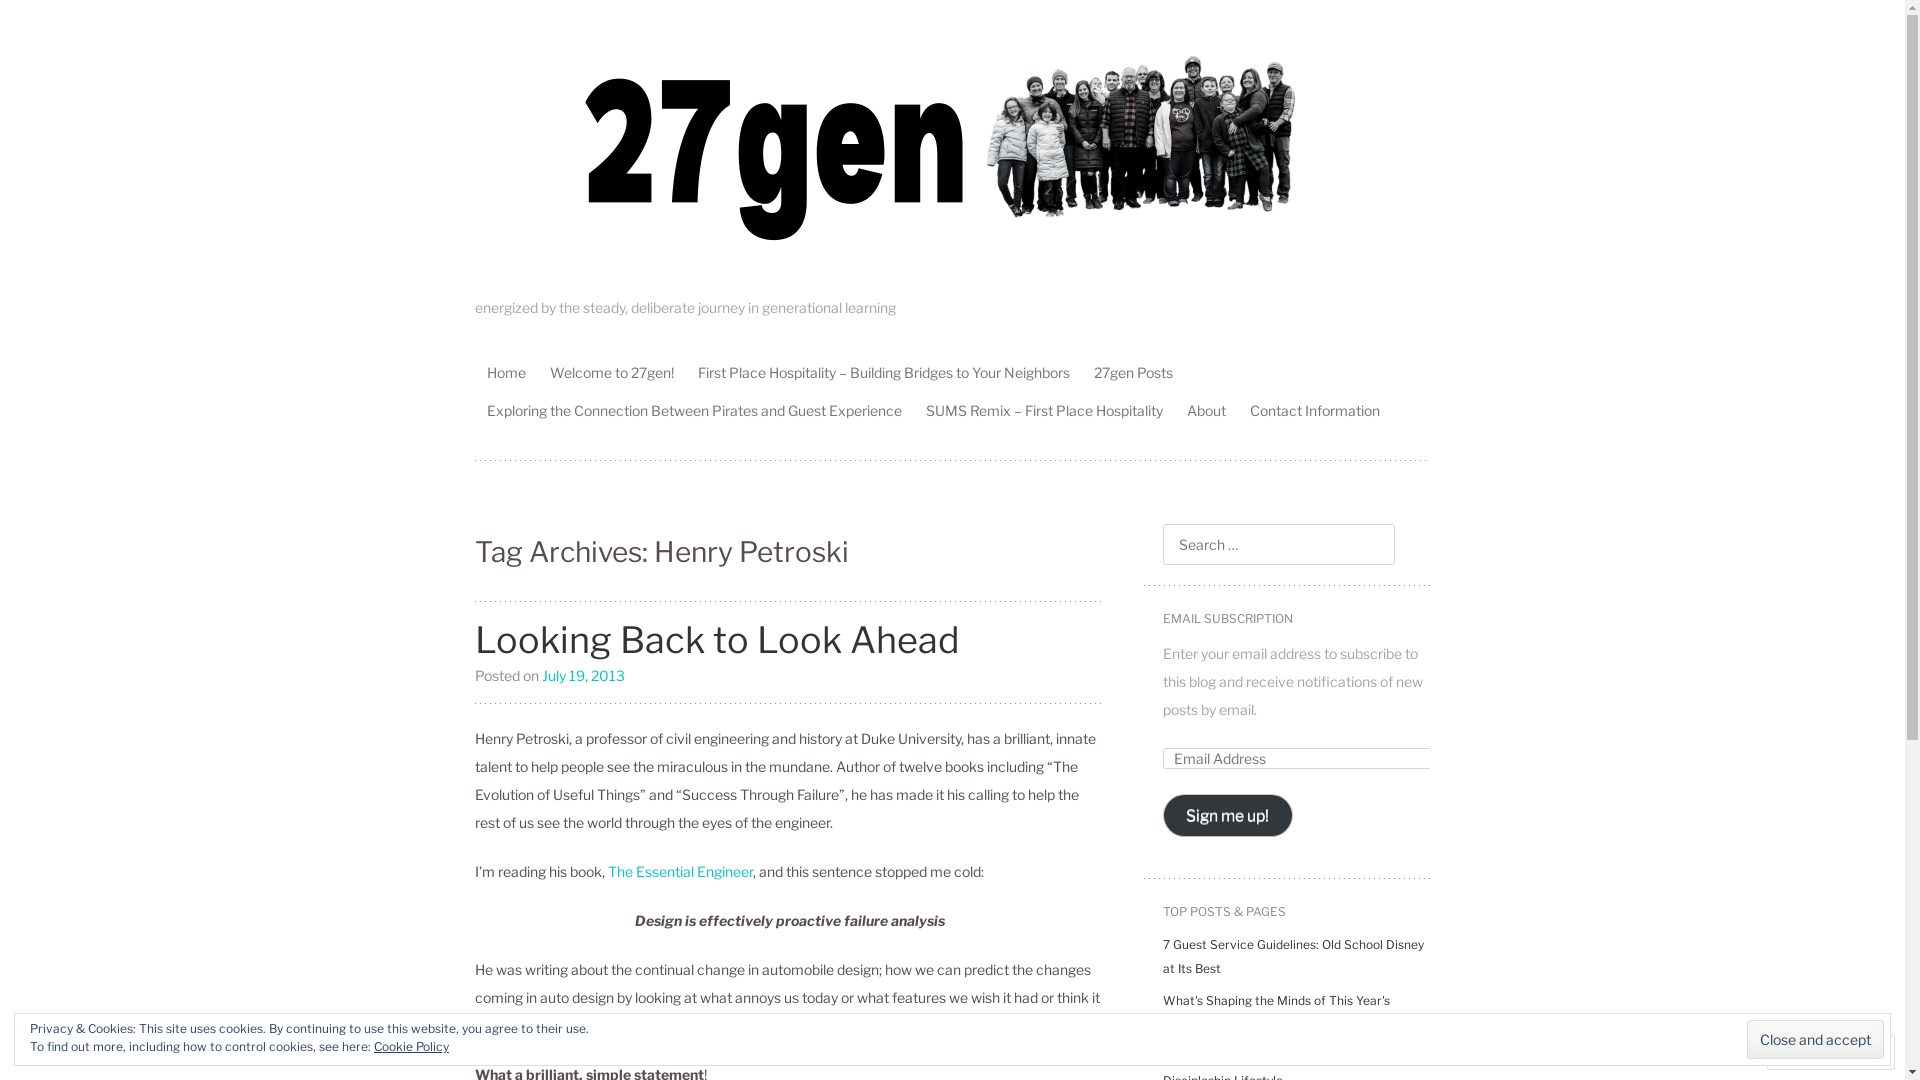 The height and width of the screenshot is (1080, 1920). What do you see at coordinates (1292, 955) in the screenshot?
I see `'7 Guest Service Guidelines: Old School Disney at Its Best'` at bounding box center [1292, 955].